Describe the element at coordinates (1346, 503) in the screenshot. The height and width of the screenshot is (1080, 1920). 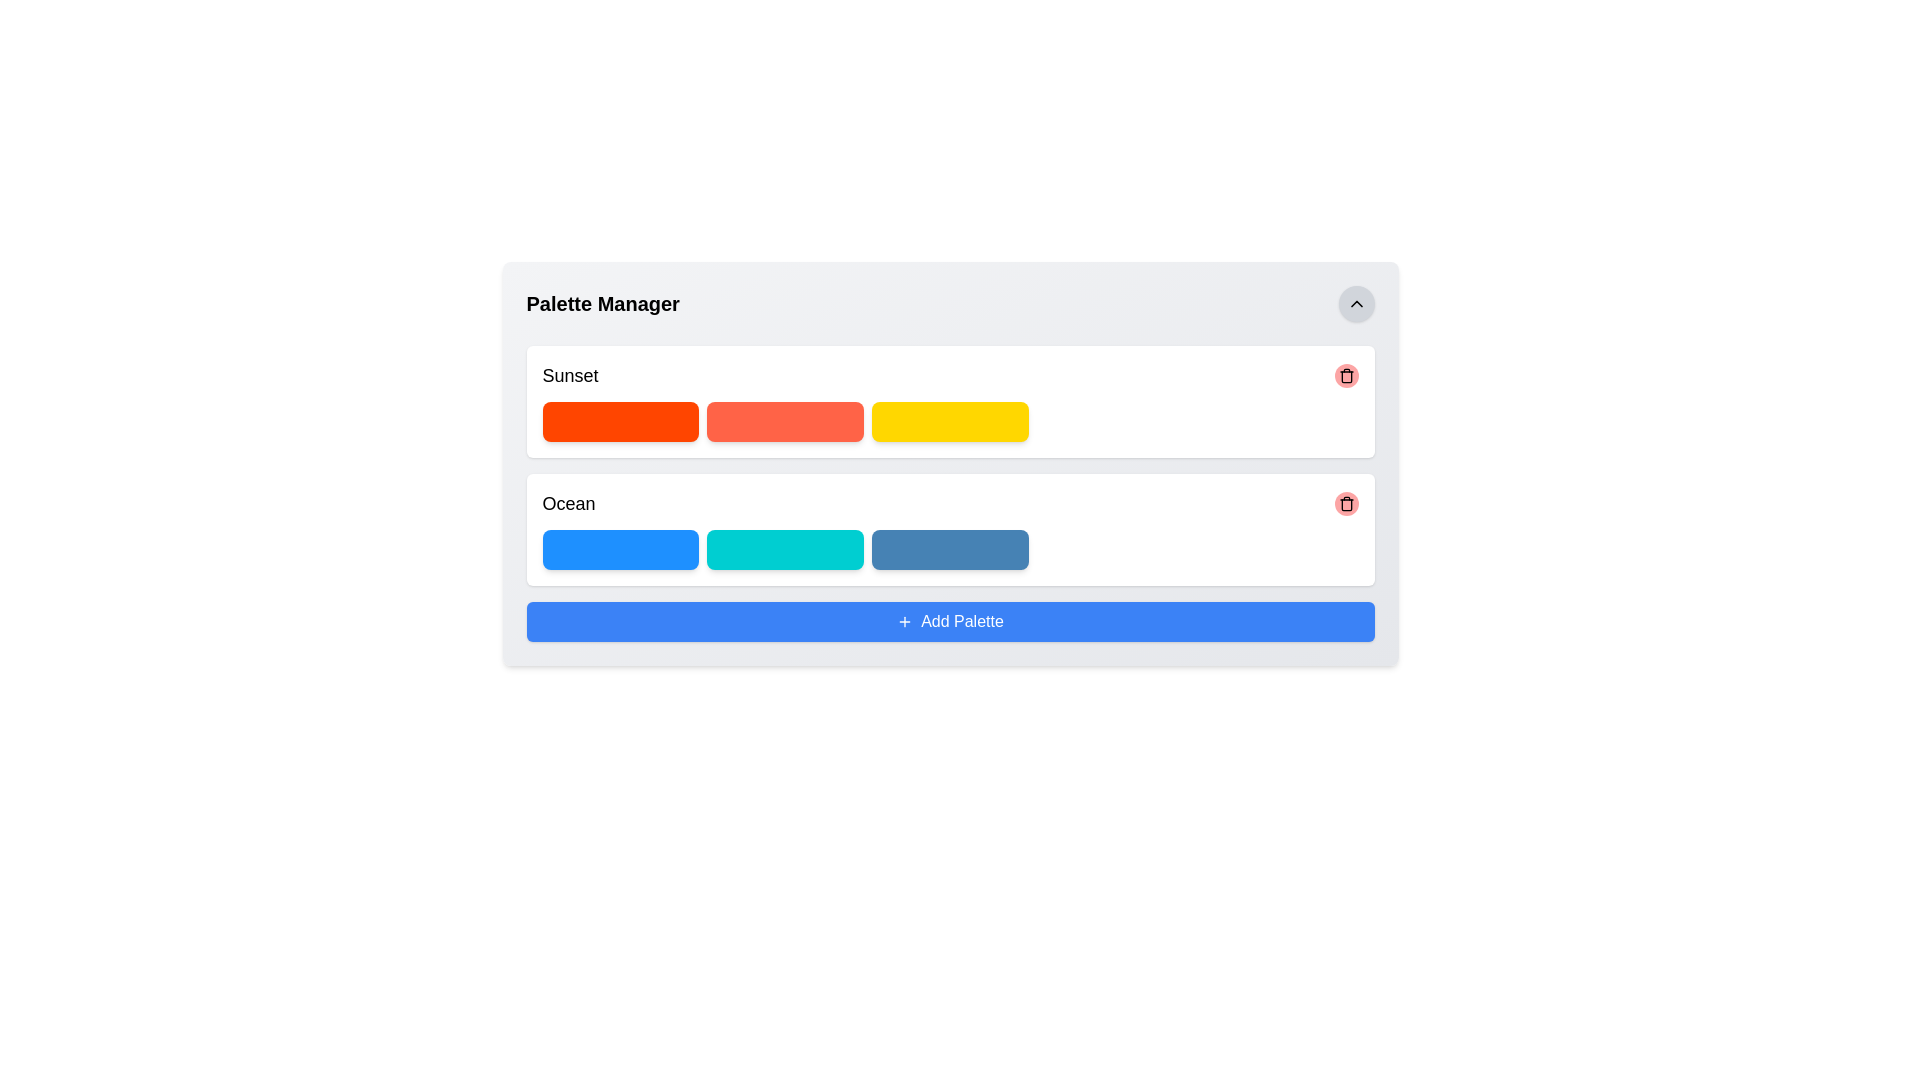
I see `the trash can icon button with a red background located at the far right of the row labeled 'Ocean'` at that location.